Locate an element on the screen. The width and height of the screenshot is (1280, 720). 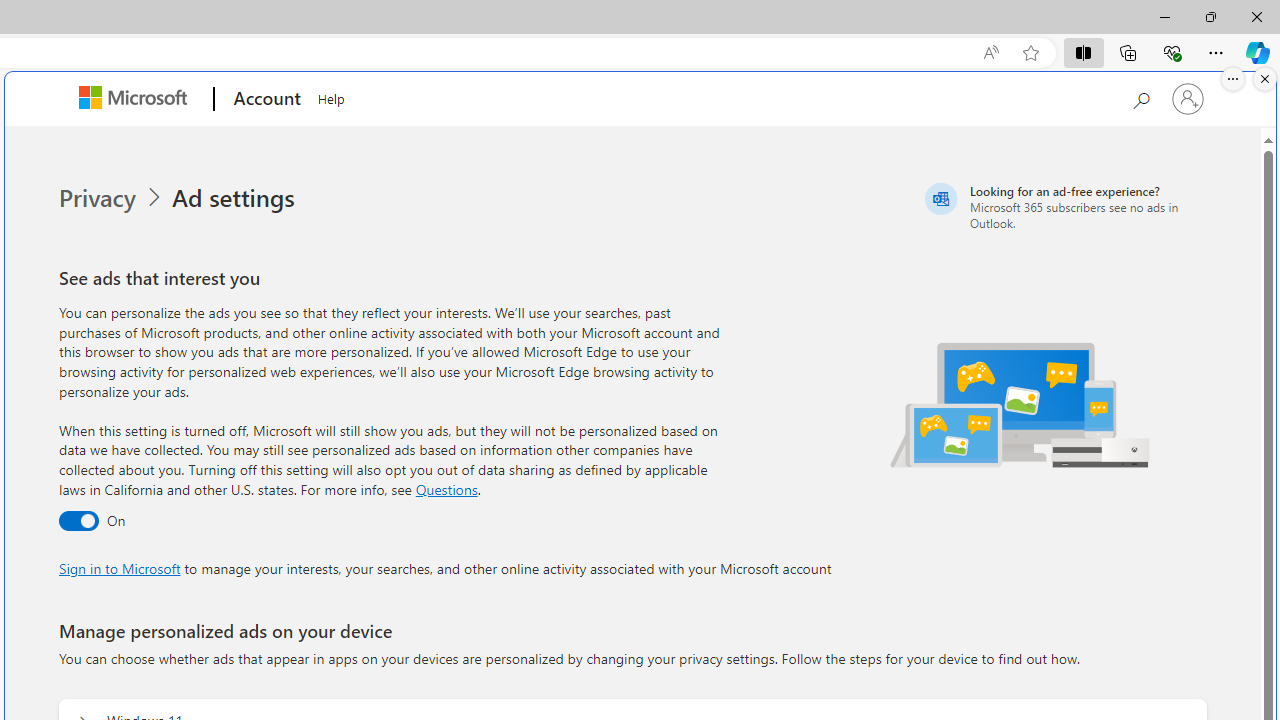
'Looking for an ad-free experience?' is located at coordinates (1062, 206).